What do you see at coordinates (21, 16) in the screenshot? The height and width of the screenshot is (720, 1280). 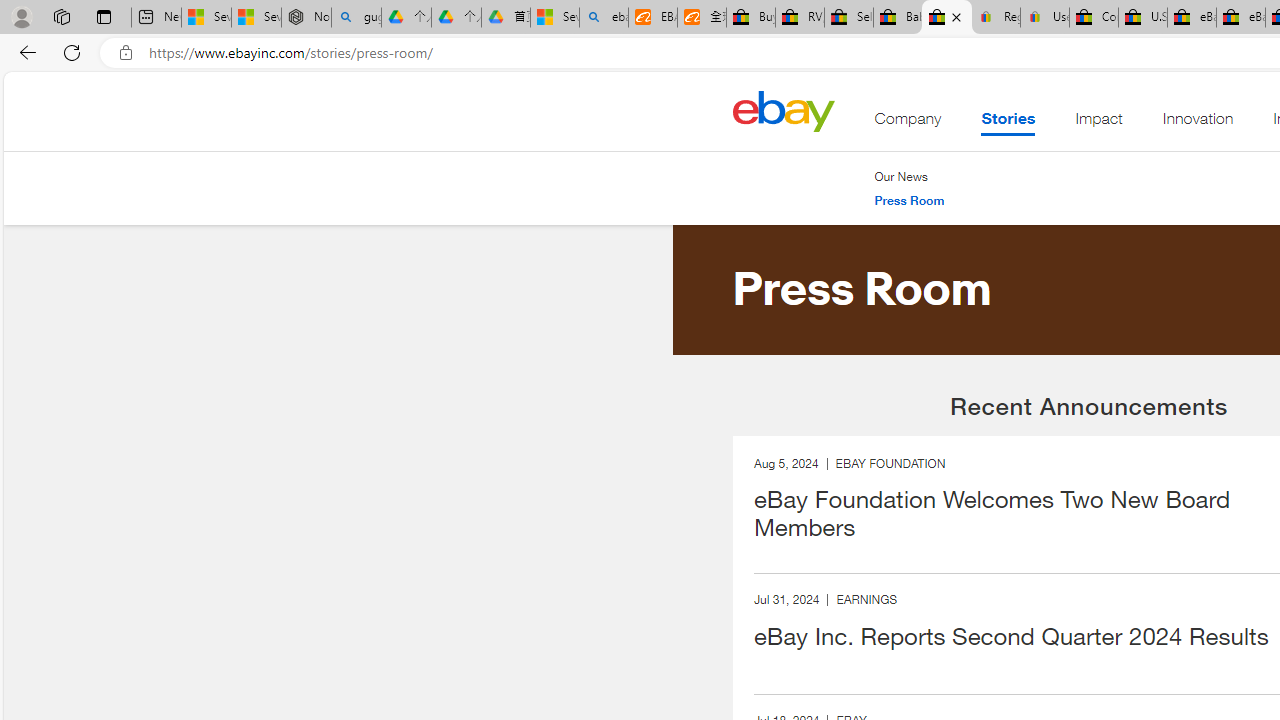 I see `'Personal Profile'` at bounding box center [21, 16].